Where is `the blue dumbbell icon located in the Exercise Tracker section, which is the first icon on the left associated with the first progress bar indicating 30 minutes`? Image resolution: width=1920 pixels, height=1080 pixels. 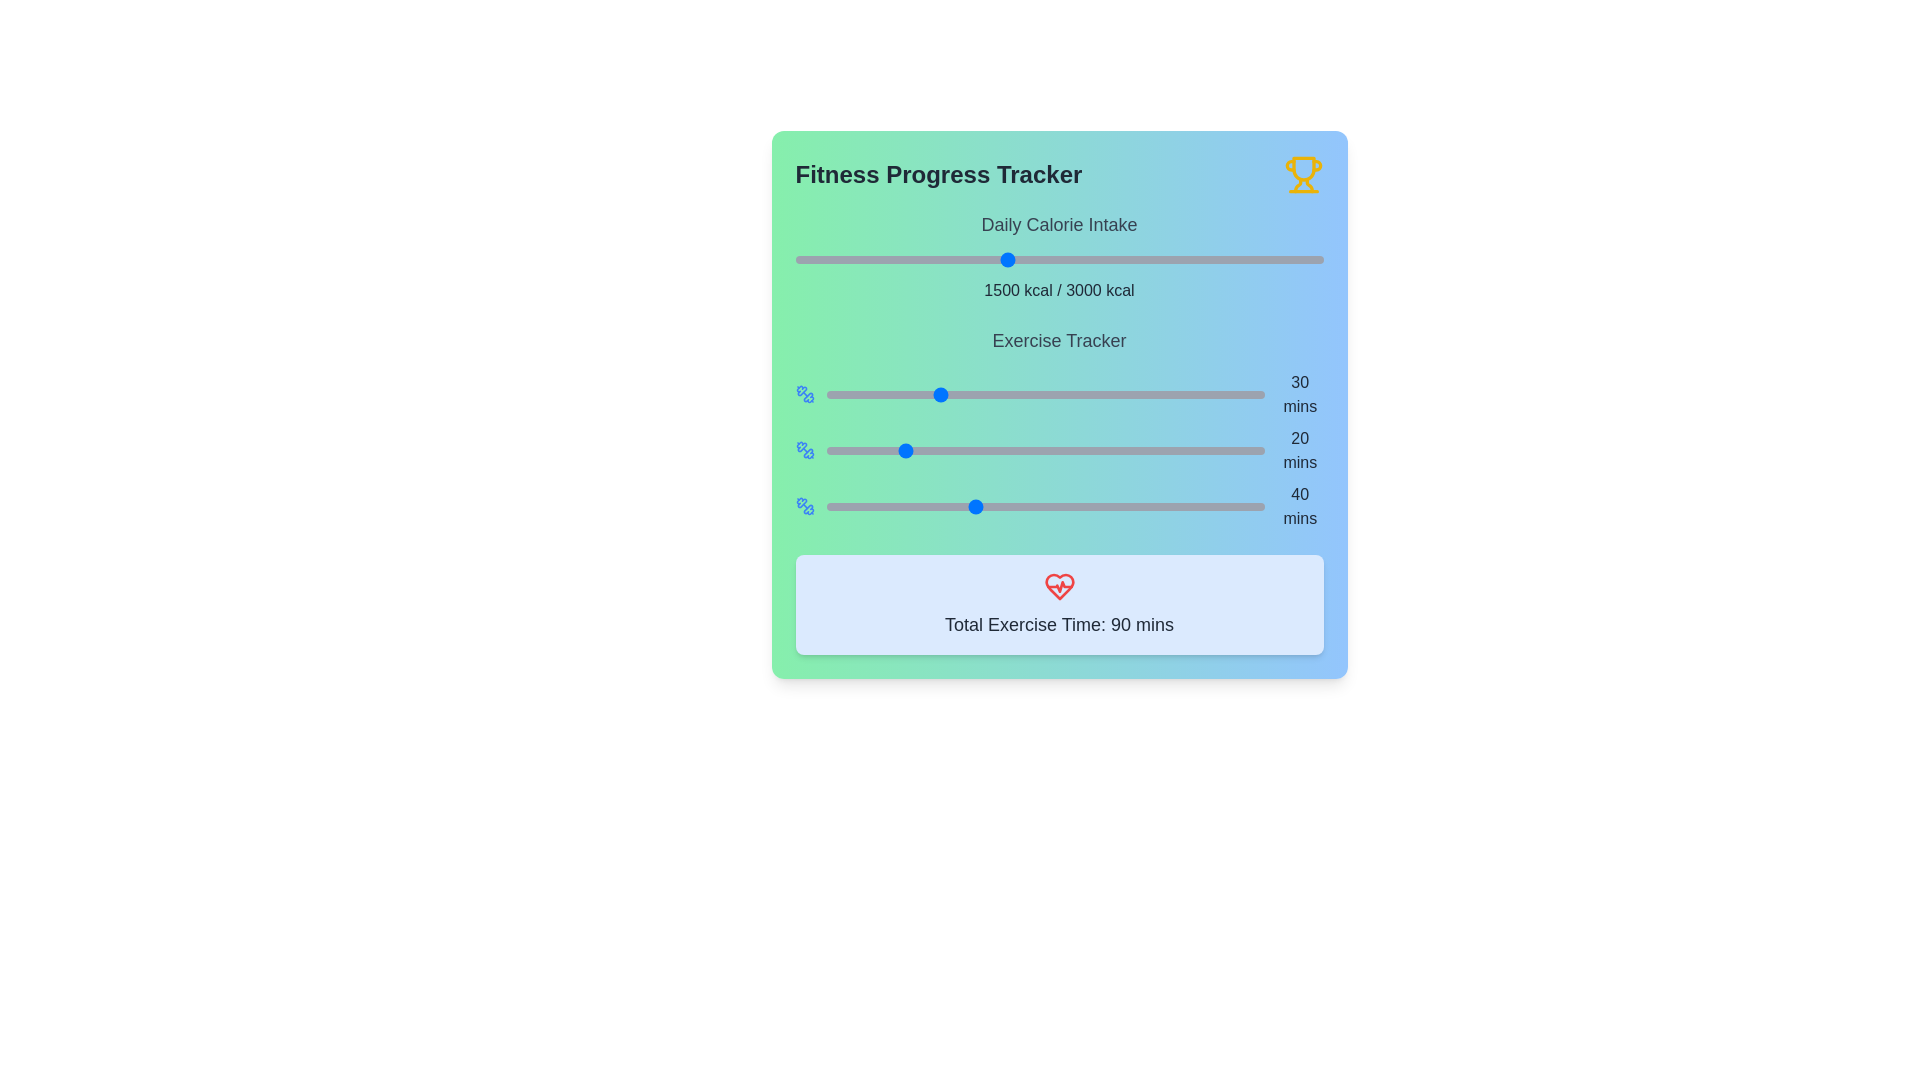
the blue dumbbell icon located in the Exercise Tracker section, which is the first icon on the left associated with the first progress bar indicating 30 minutes is located at coordinates (805, 394).